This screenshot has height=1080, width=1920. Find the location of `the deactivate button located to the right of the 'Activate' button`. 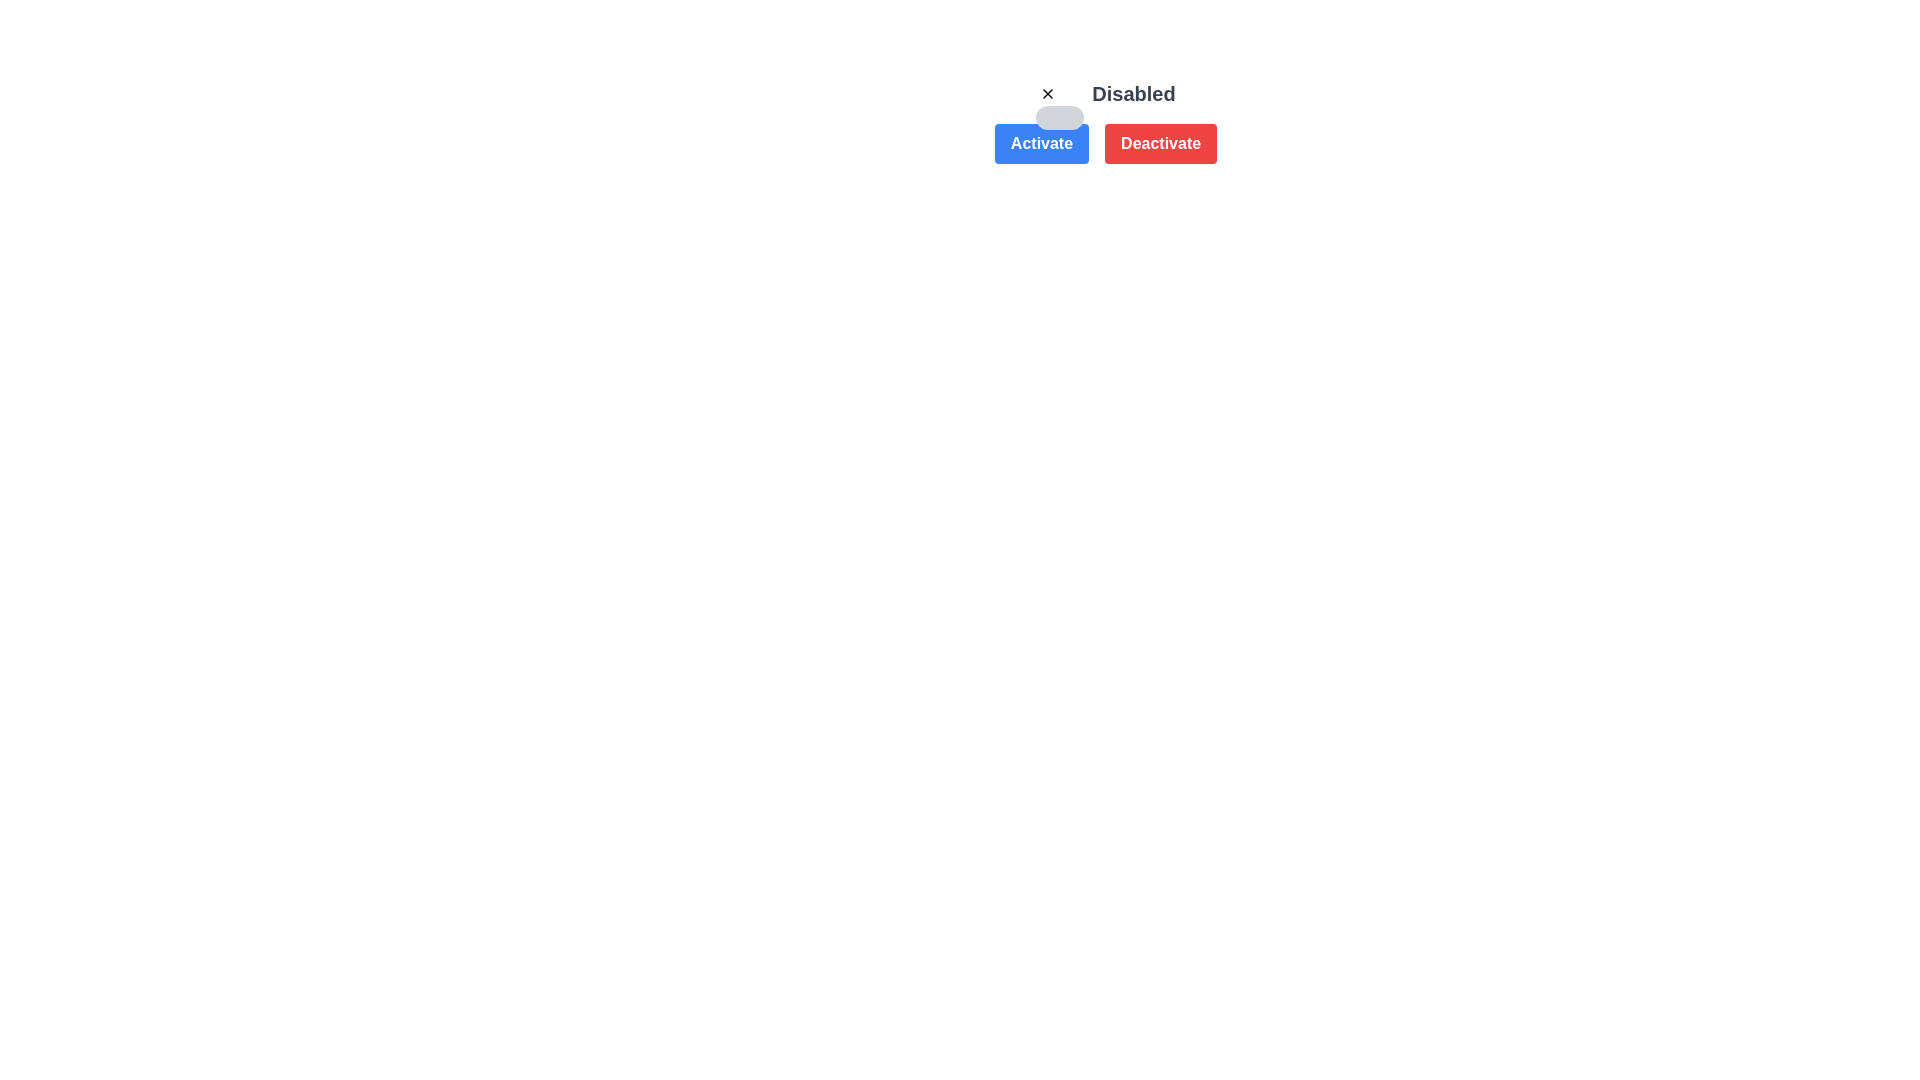

the deactivate button located to the right of the 'Activate' button is located at coordinates (1161, 142).